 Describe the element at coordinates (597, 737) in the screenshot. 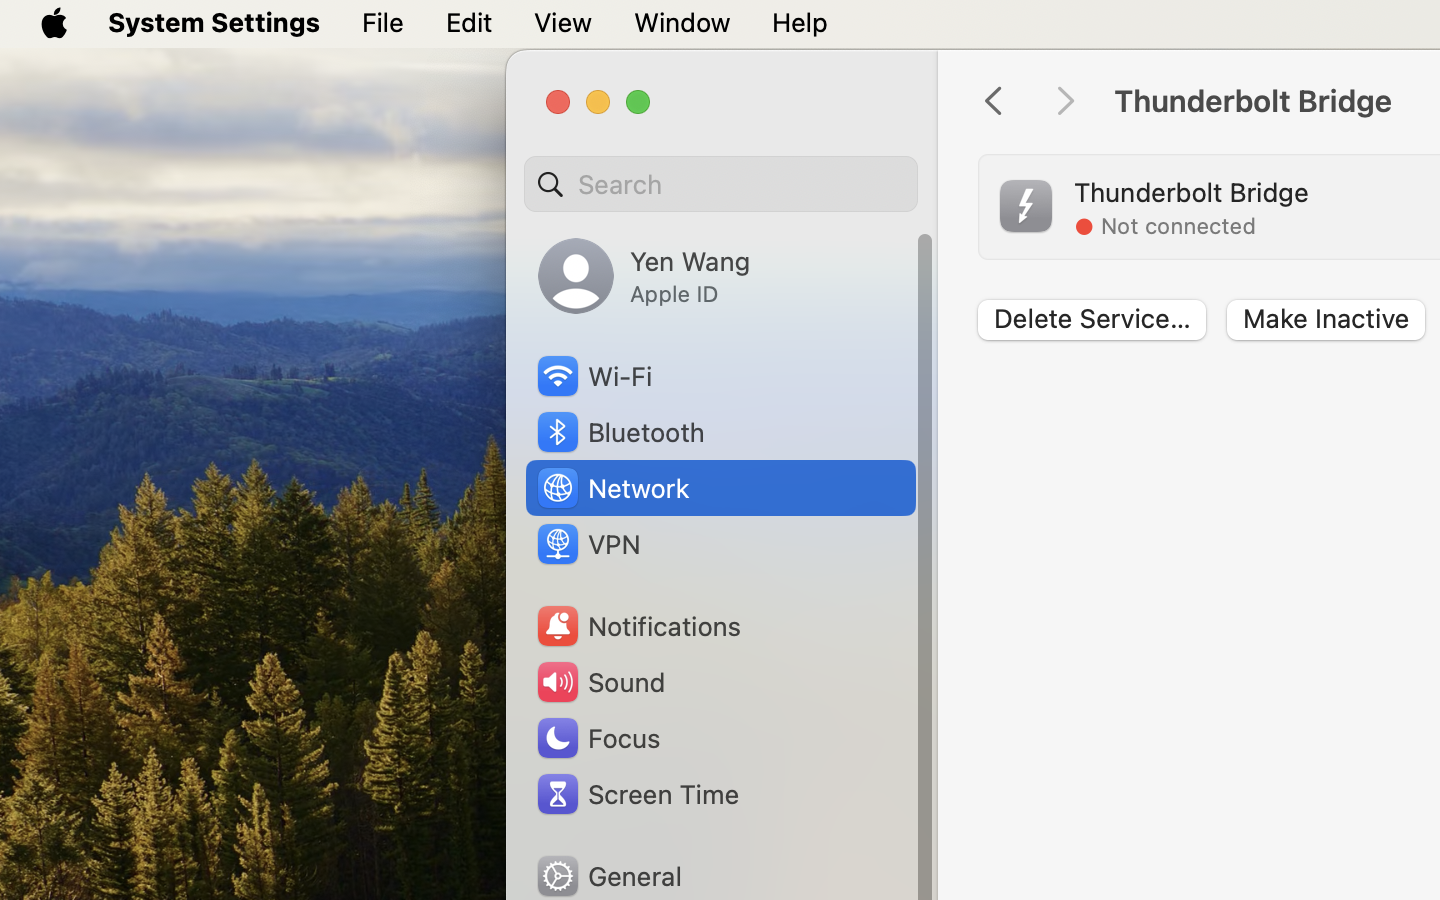

I see `'Focus'` at that location.